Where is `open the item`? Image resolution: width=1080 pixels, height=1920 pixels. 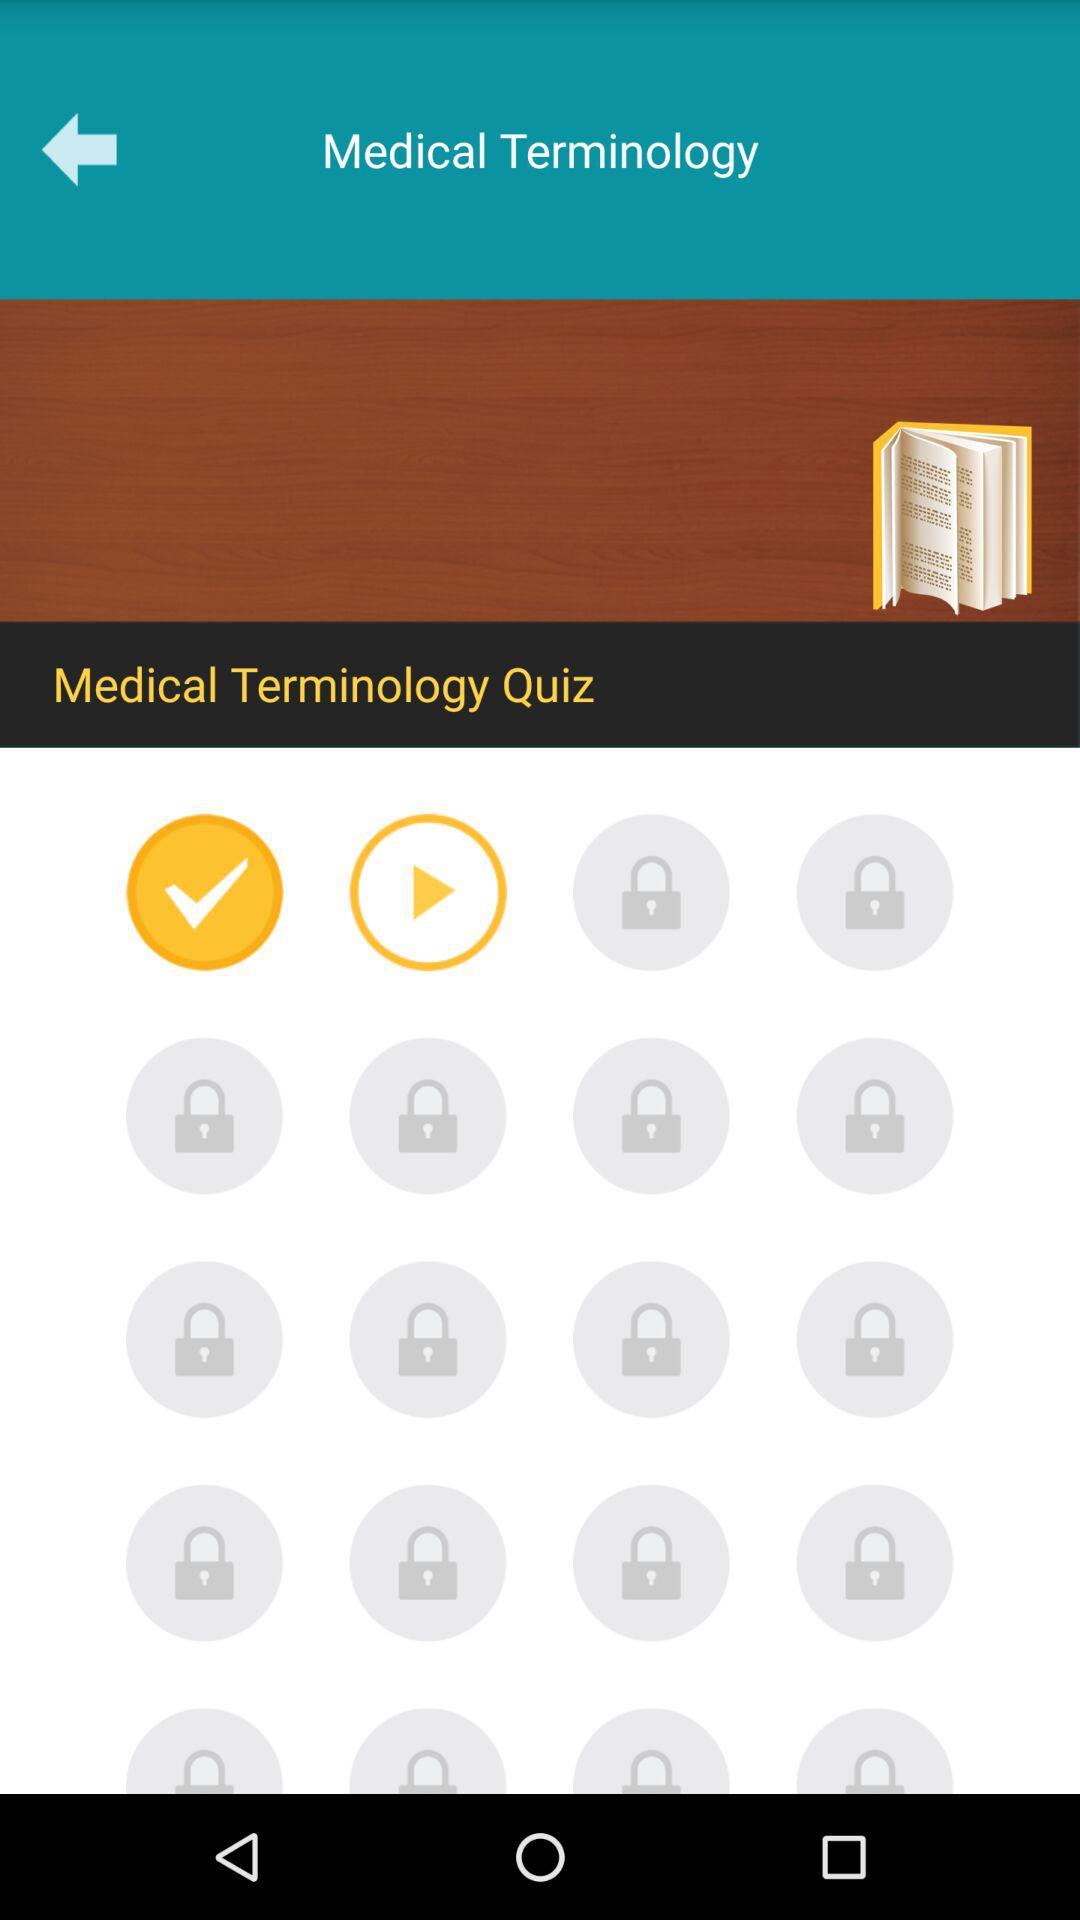 open the item is located at coordinates (651, 1115).